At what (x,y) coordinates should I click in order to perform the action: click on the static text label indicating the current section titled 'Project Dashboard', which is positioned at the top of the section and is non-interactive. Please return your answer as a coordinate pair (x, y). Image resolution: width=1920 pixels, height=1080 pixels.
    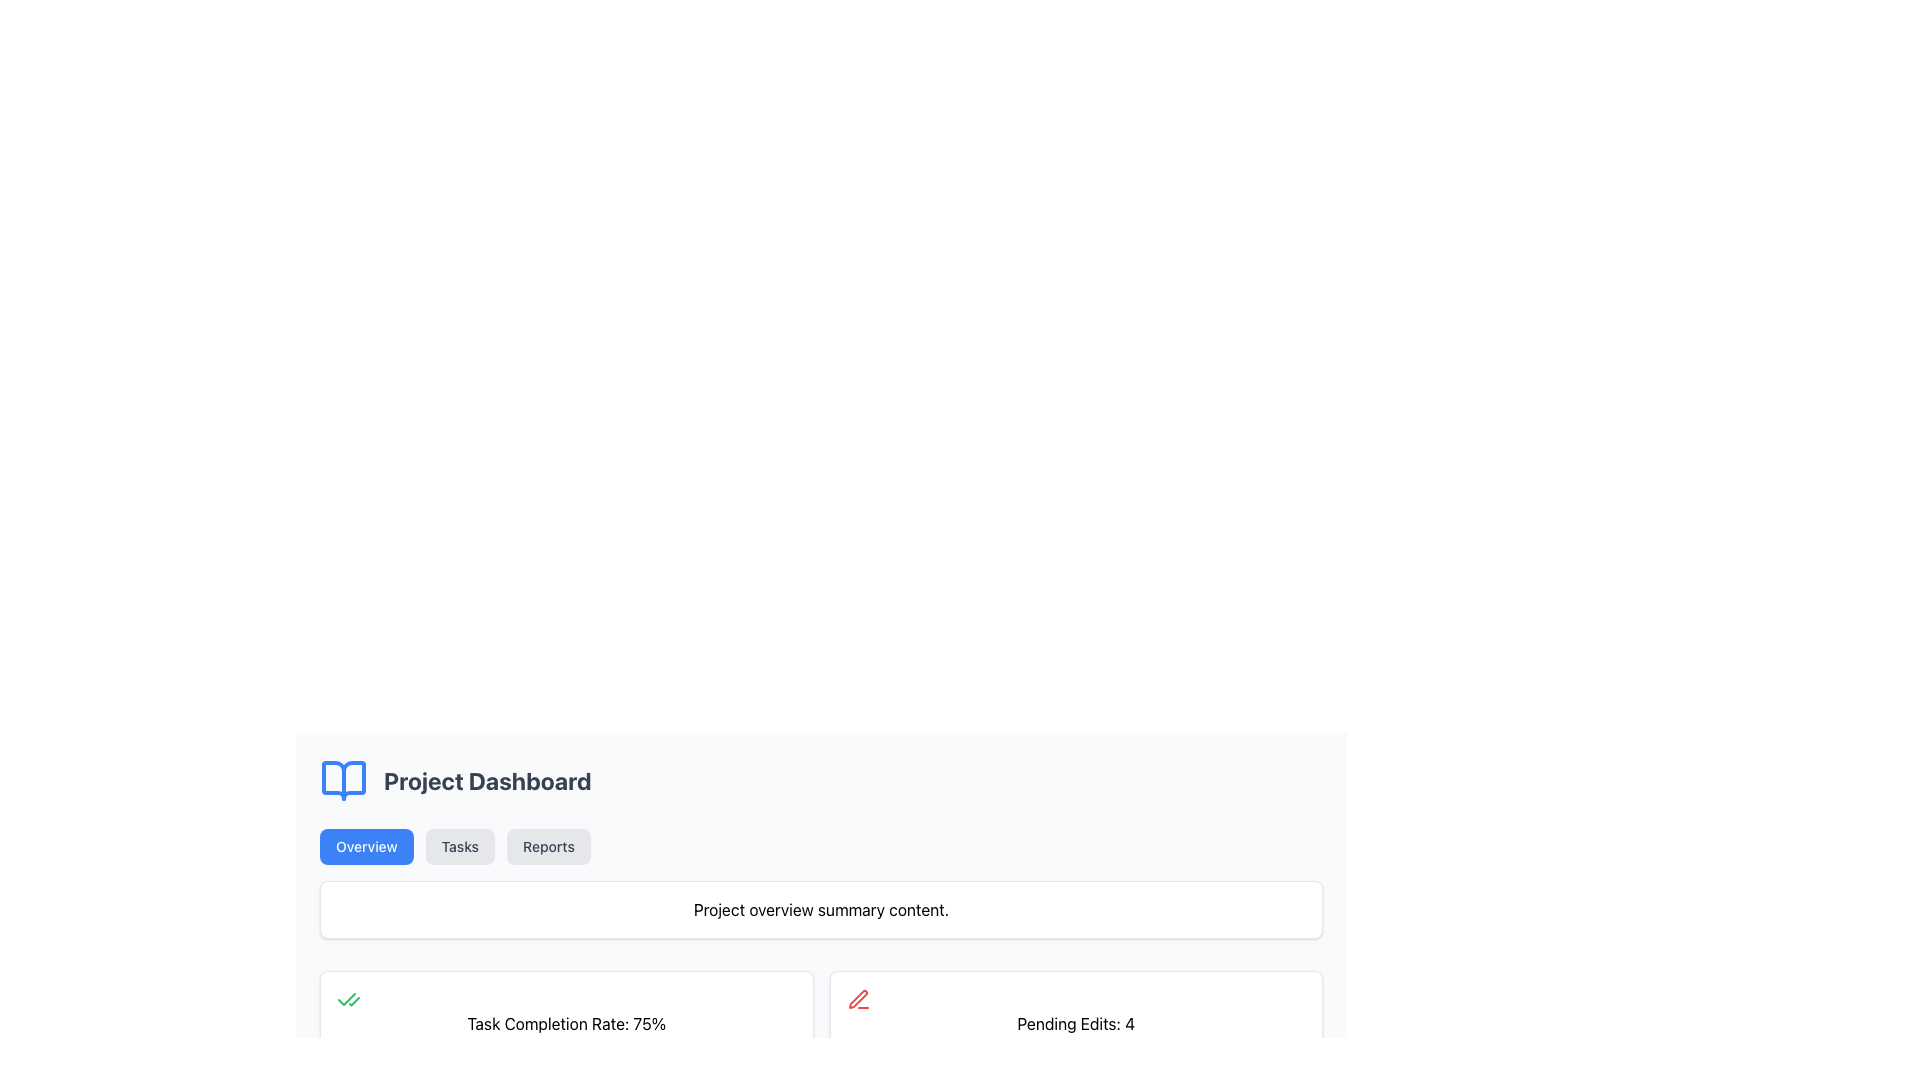
    Looking at the image, I should click on (487, 779).